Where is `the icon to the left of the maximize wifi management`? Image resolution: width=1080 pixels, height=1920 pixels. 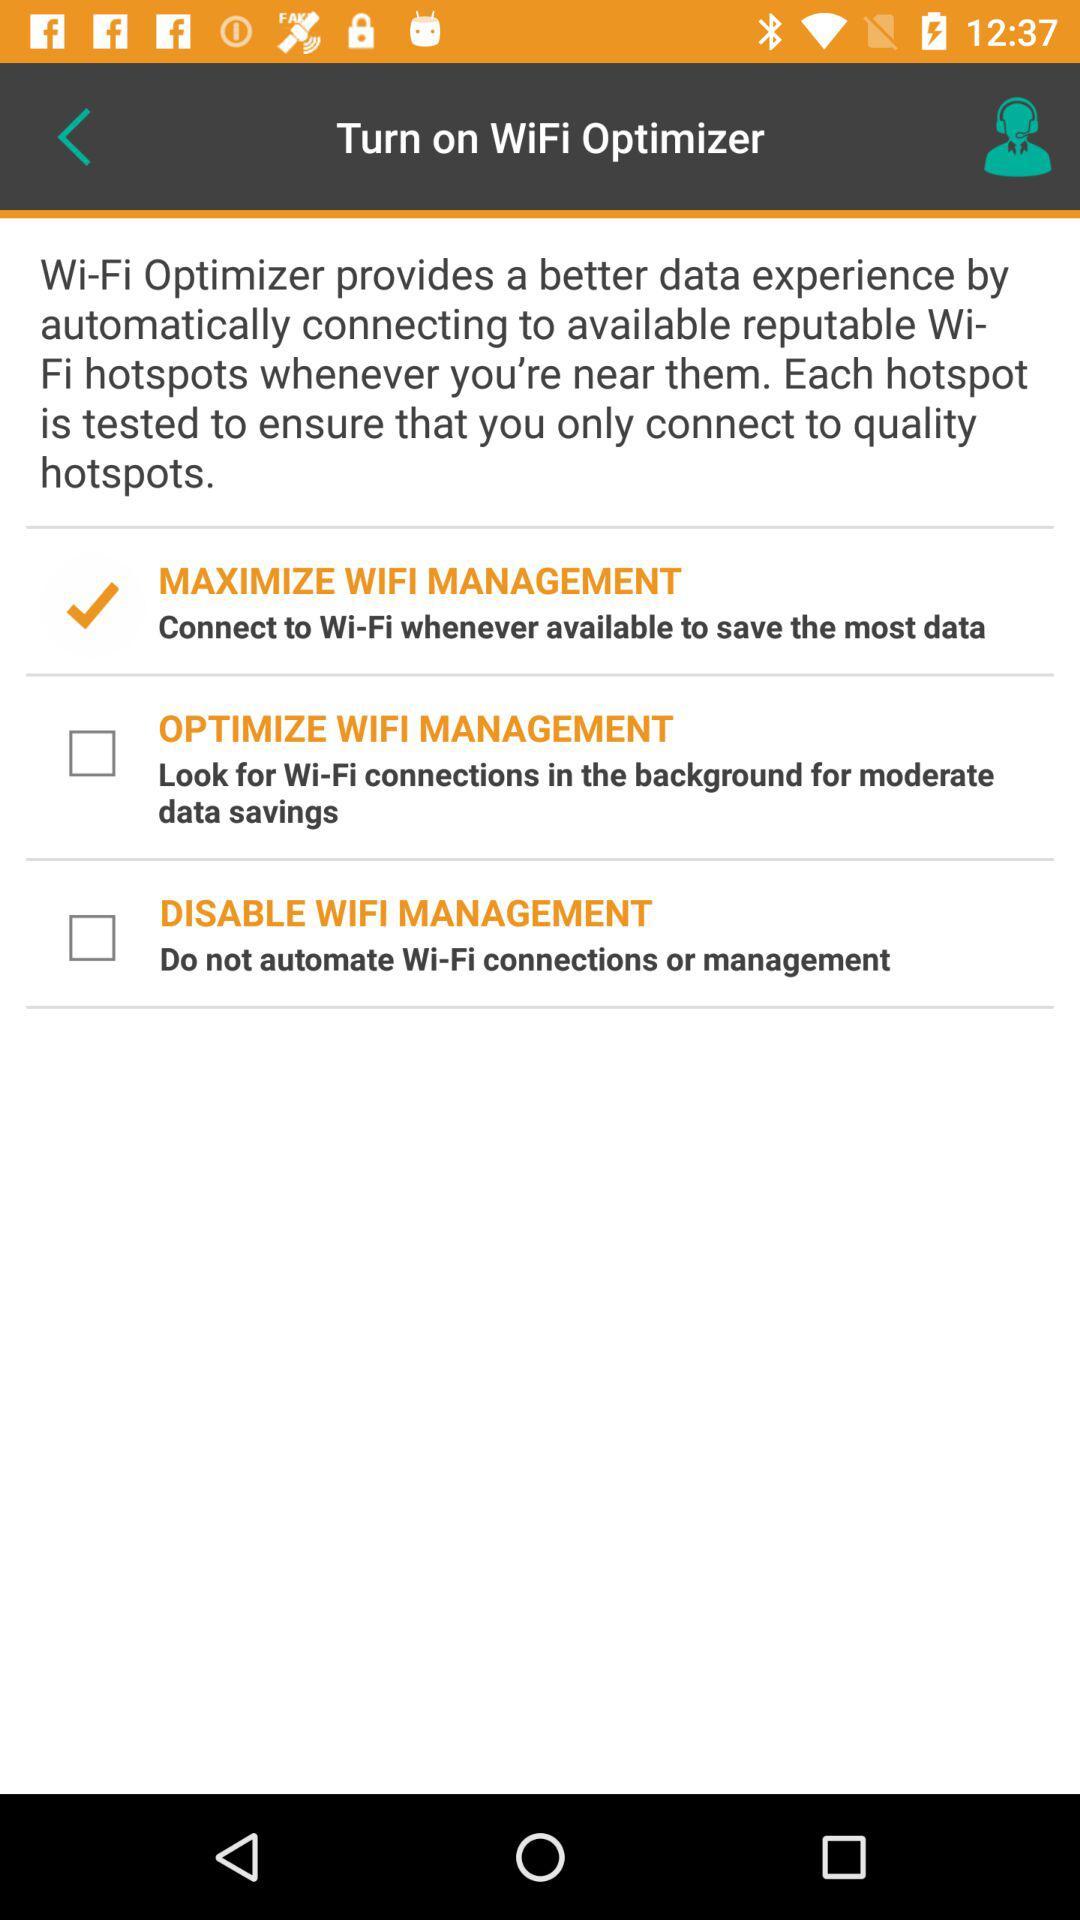 the icon to the left of the maximize wifi management is located at coordinates (92, 604).